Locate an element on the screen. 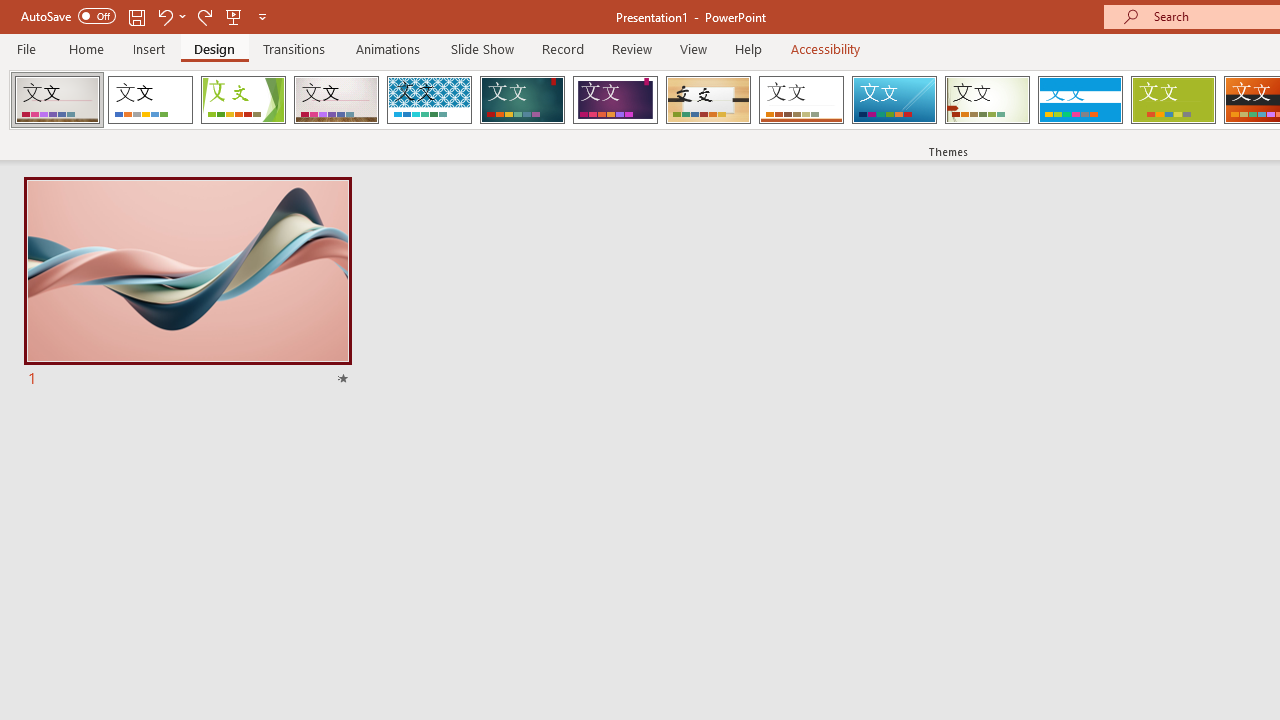 This screenshot has width=1280, height=720. 'Ion Boardroom' is located at coordinates (614, 100).